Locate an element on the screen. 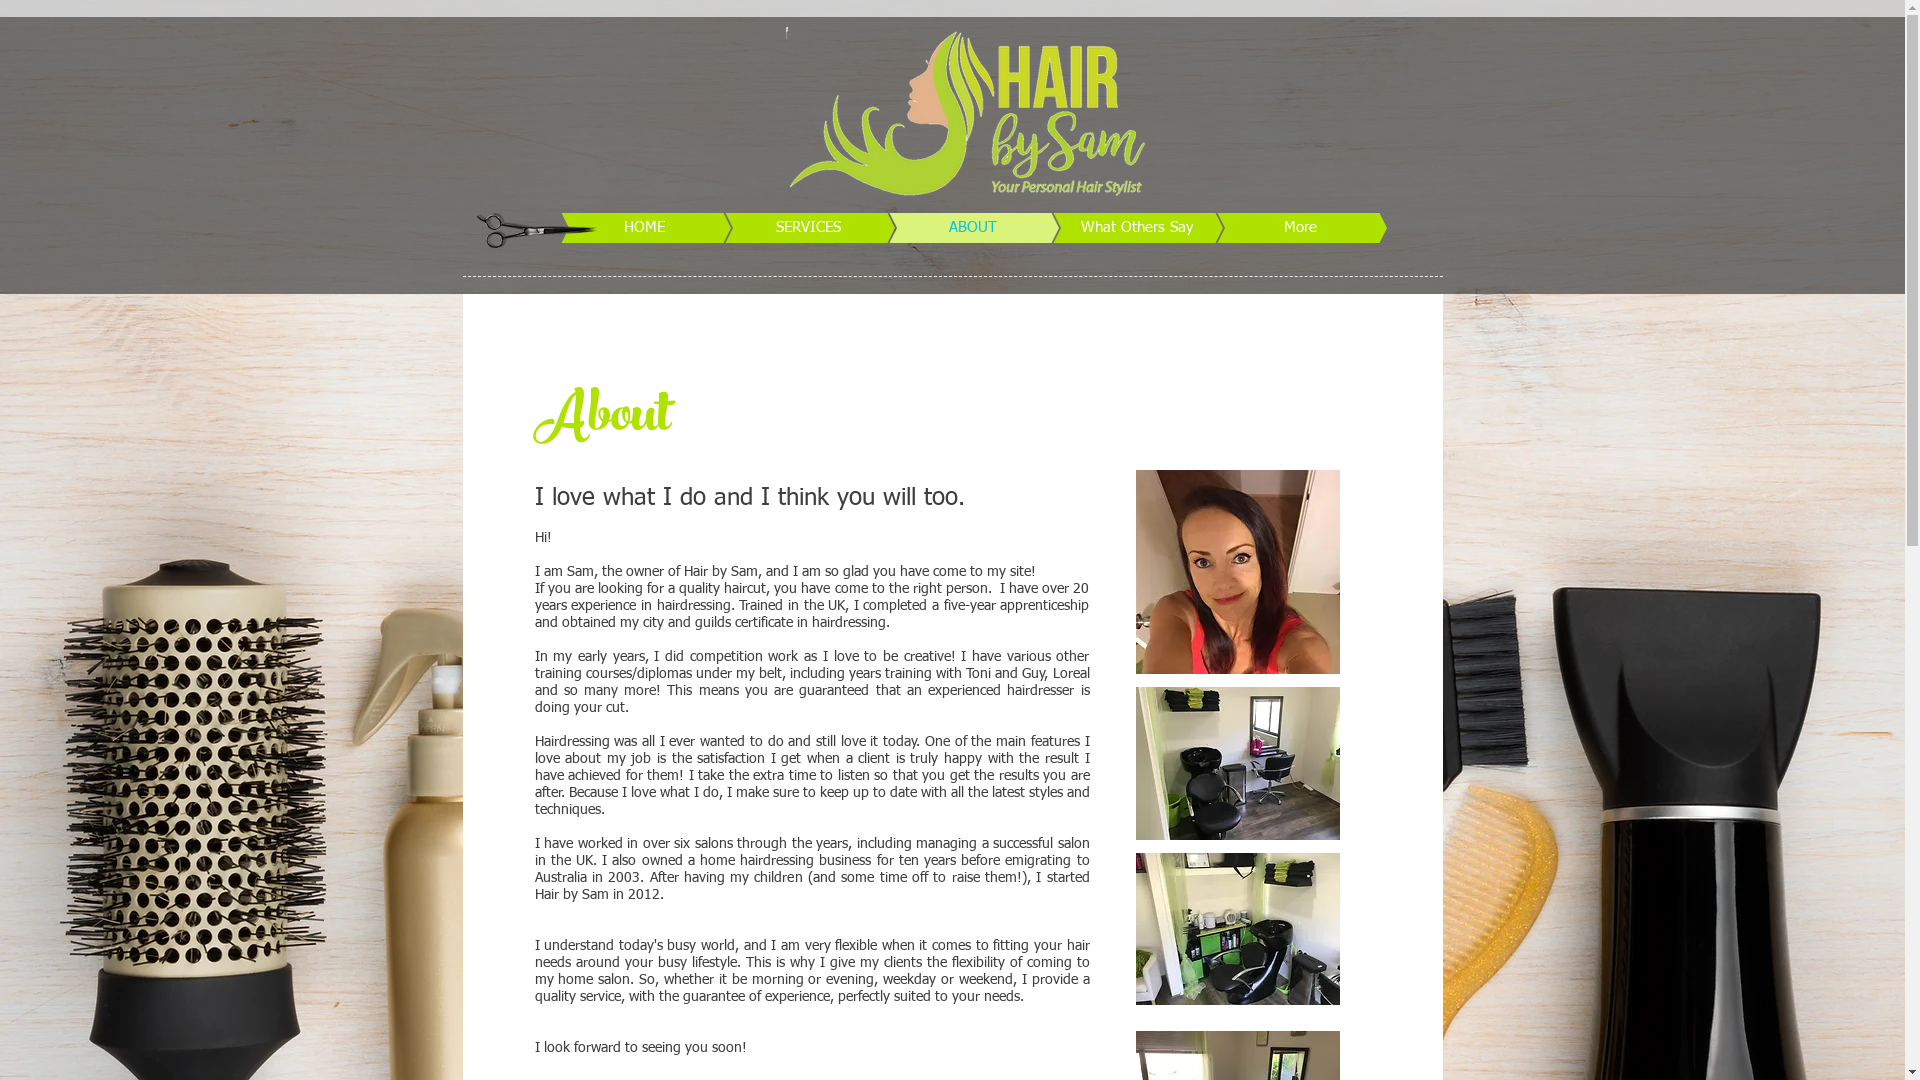 Image resolution: width=1920 pixels, height=1080 pixels. 'ABOUT' is located at coordinates (940, 226).